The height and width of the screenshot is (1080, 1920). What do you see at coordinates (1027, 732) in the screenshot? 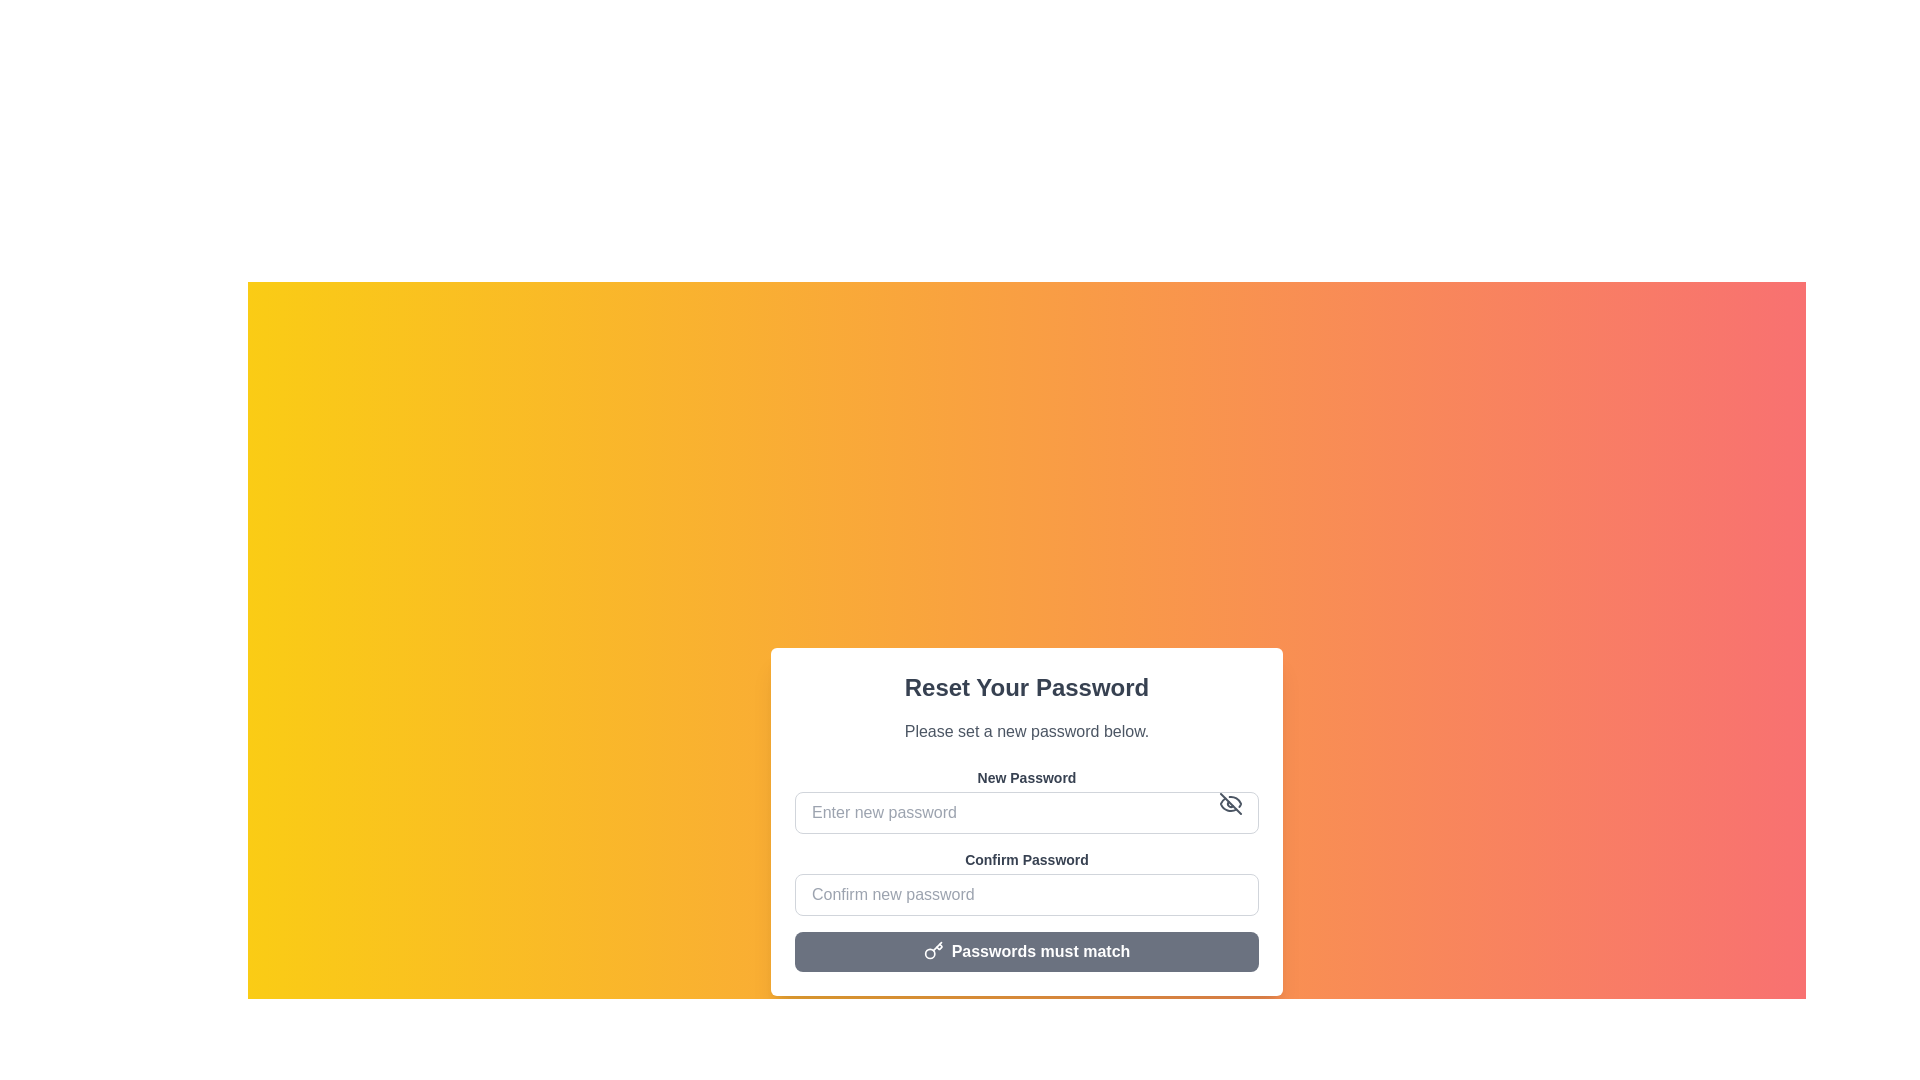
I see `text from the gray text block providing instructions for setting a new password, located below the header 'Reset Your Password'` at bounding box center [1027, 732].